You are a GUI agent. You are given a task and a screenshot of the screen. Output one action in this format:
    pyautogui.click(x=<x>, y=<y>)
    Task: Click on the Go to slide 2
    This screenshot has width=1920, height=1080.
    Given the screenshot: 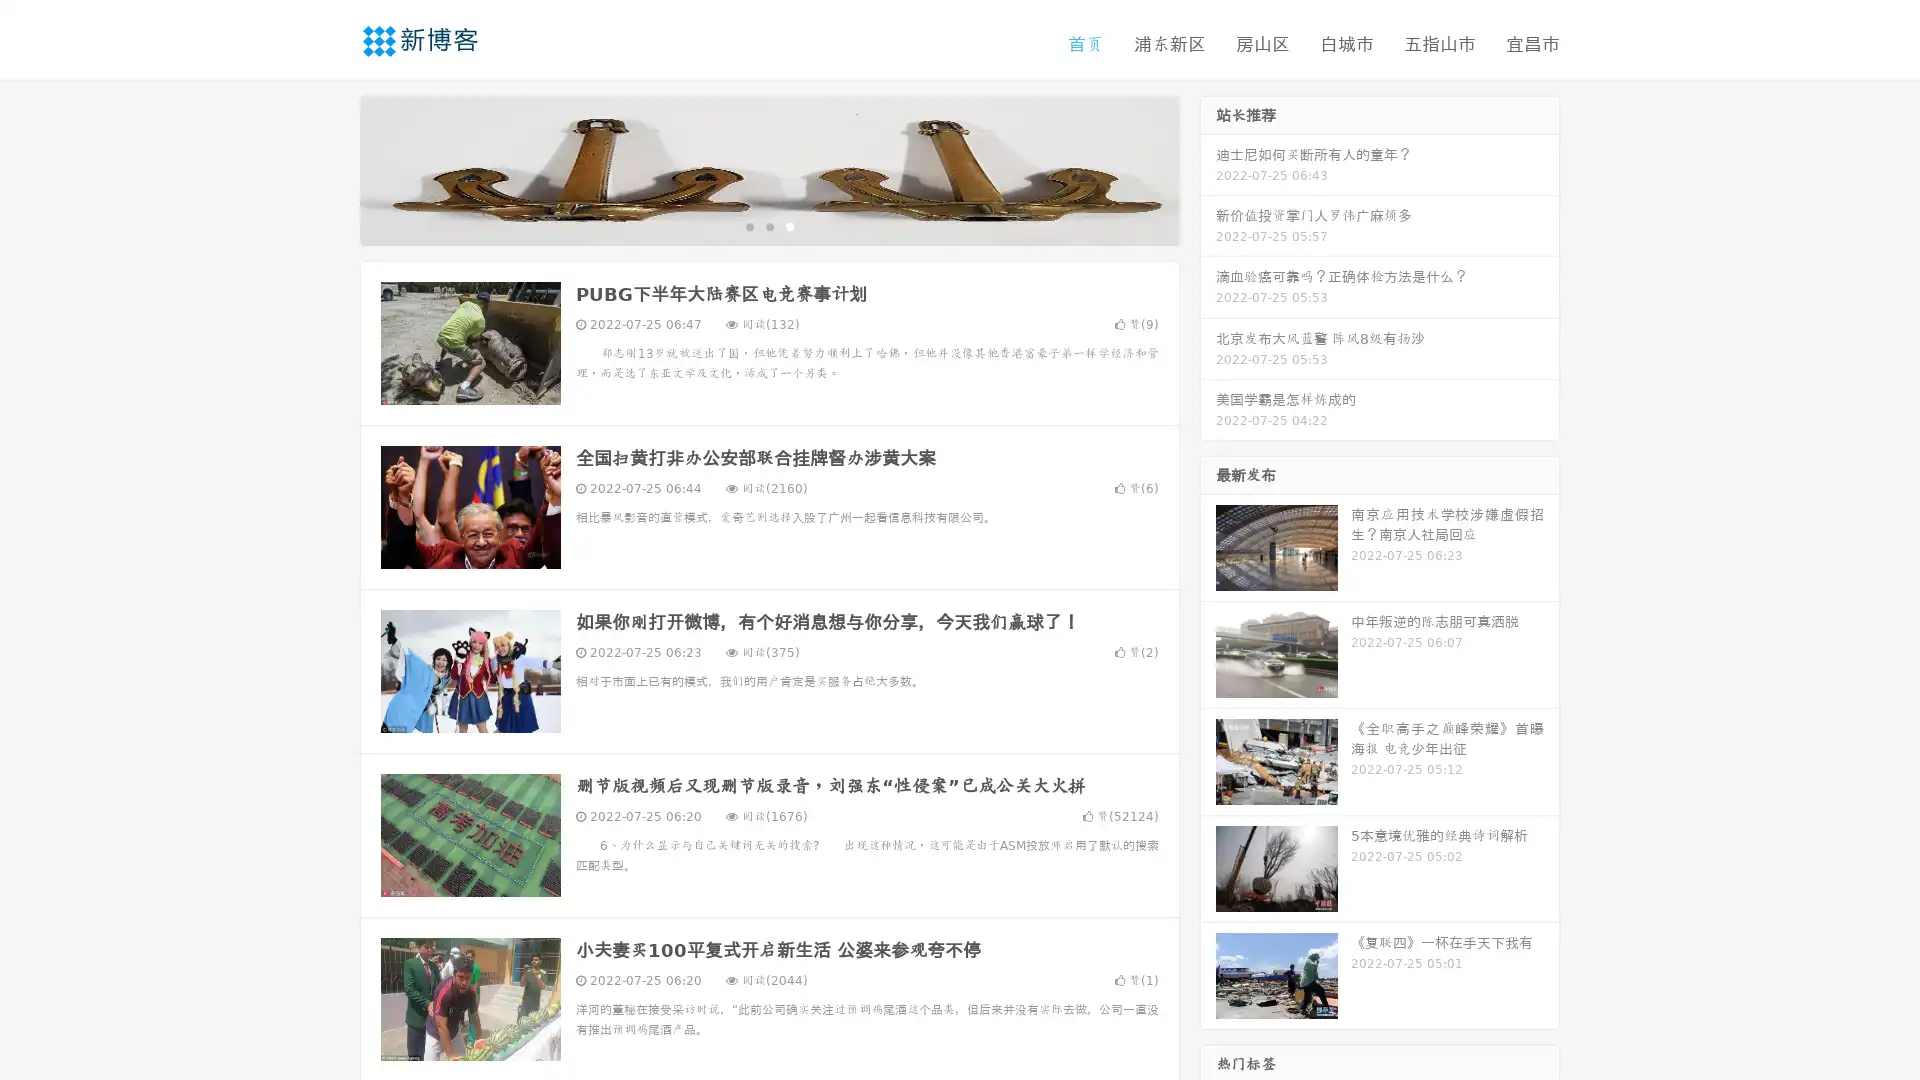 What is the action you would take?
    pyautogui.click(x=768, y=225)
    